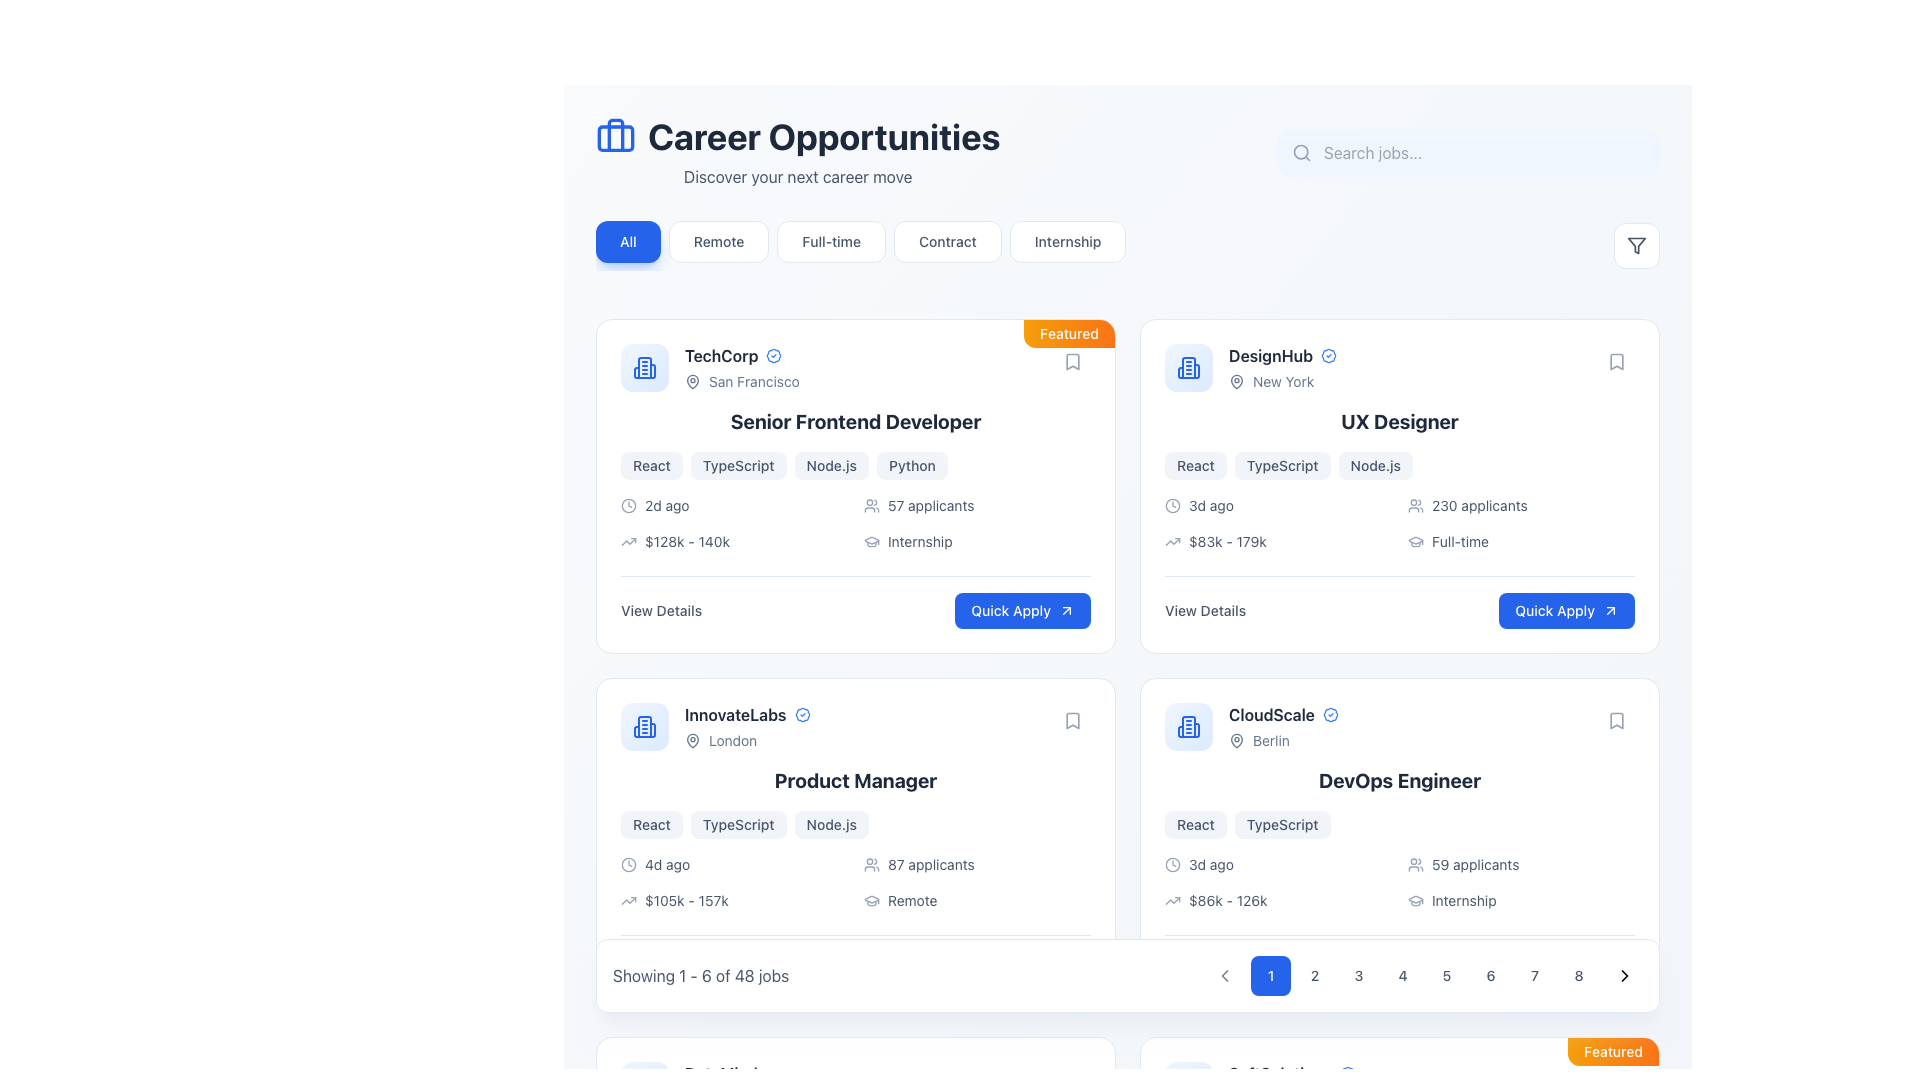  Describe the element at coordinates (1566, 609) in the screenshot. I see `the 'Quick Apply' button, which is a rectangular button with white text on a blue background and a small upward arrow icon, located in the bottom-right corner of the 'DesignHub - UX Designer' job listing card` at that location.